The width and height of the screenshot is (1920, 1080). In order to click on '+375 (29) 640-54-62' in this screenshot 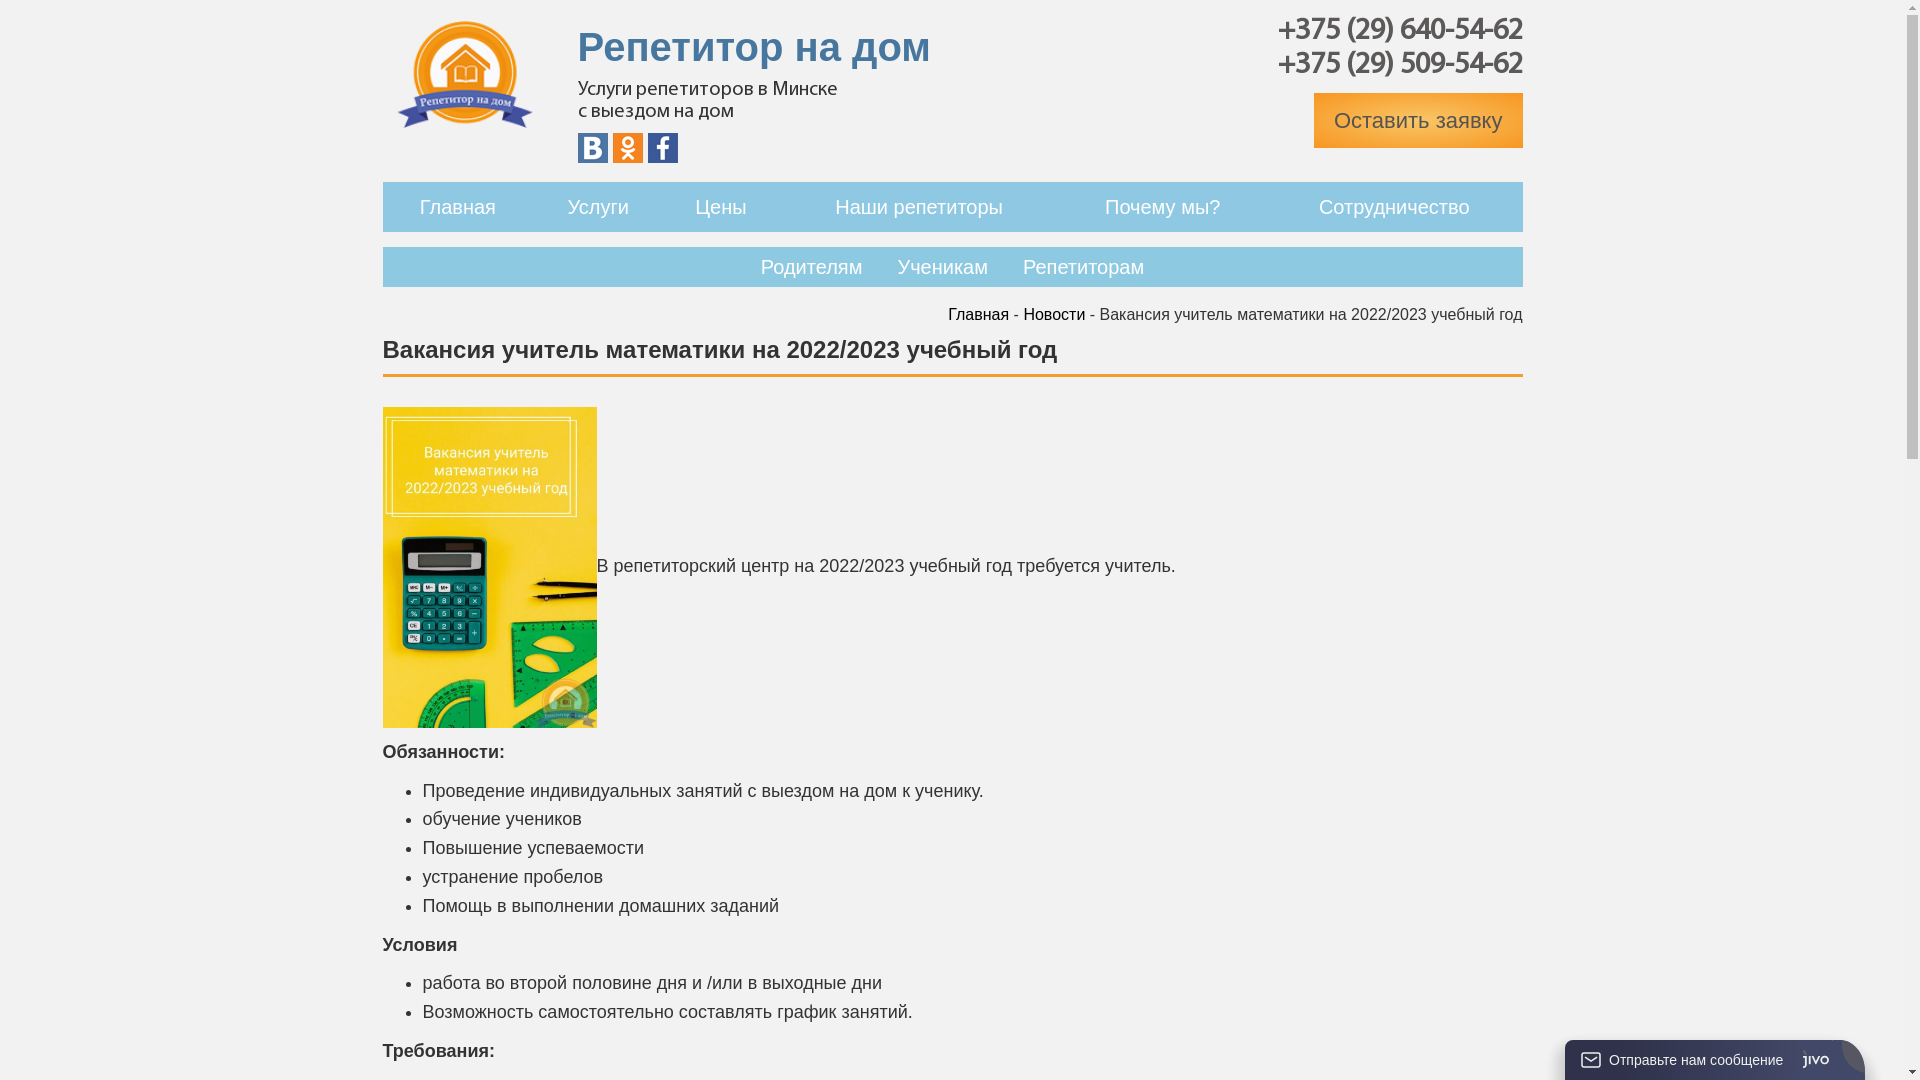, I will do `click(1399, 31)`.